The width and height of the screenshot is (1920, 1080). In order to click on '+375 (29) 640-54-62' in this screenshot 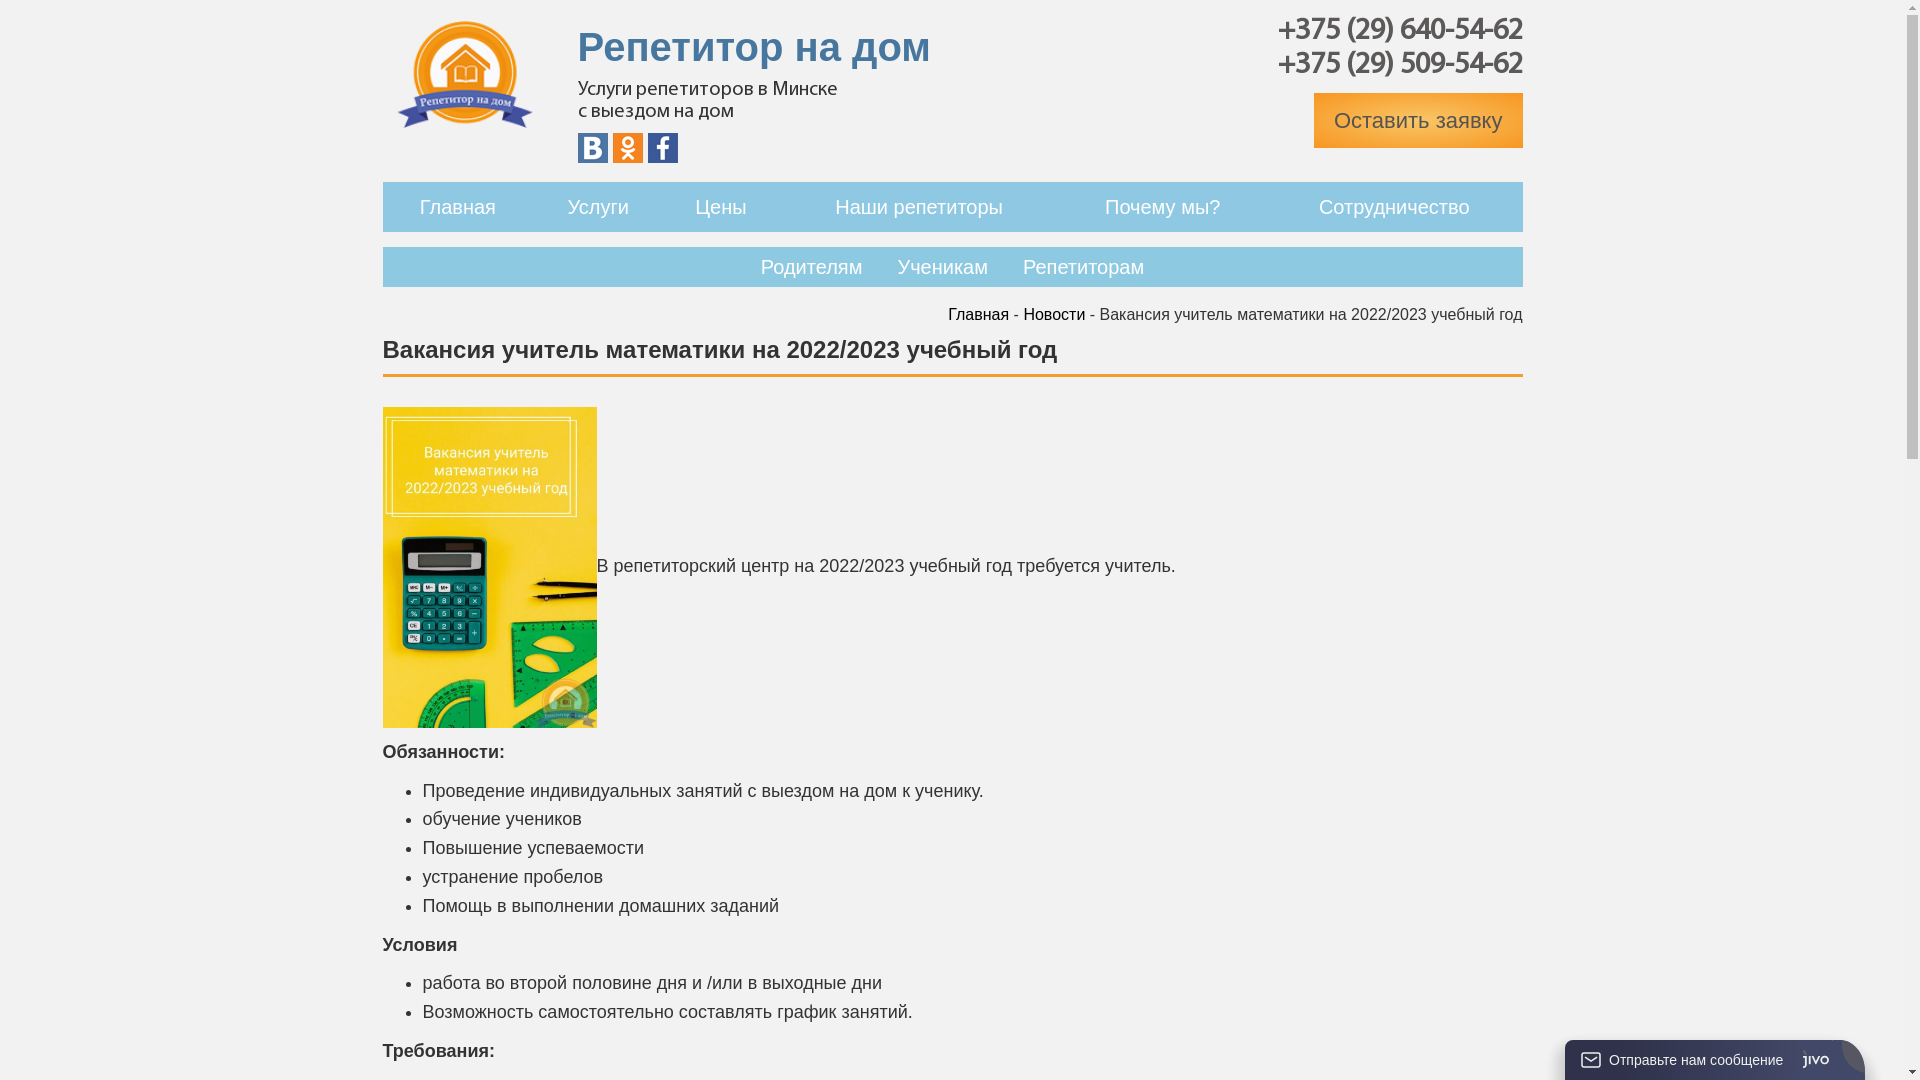, I will do `click(1399, 31)`.